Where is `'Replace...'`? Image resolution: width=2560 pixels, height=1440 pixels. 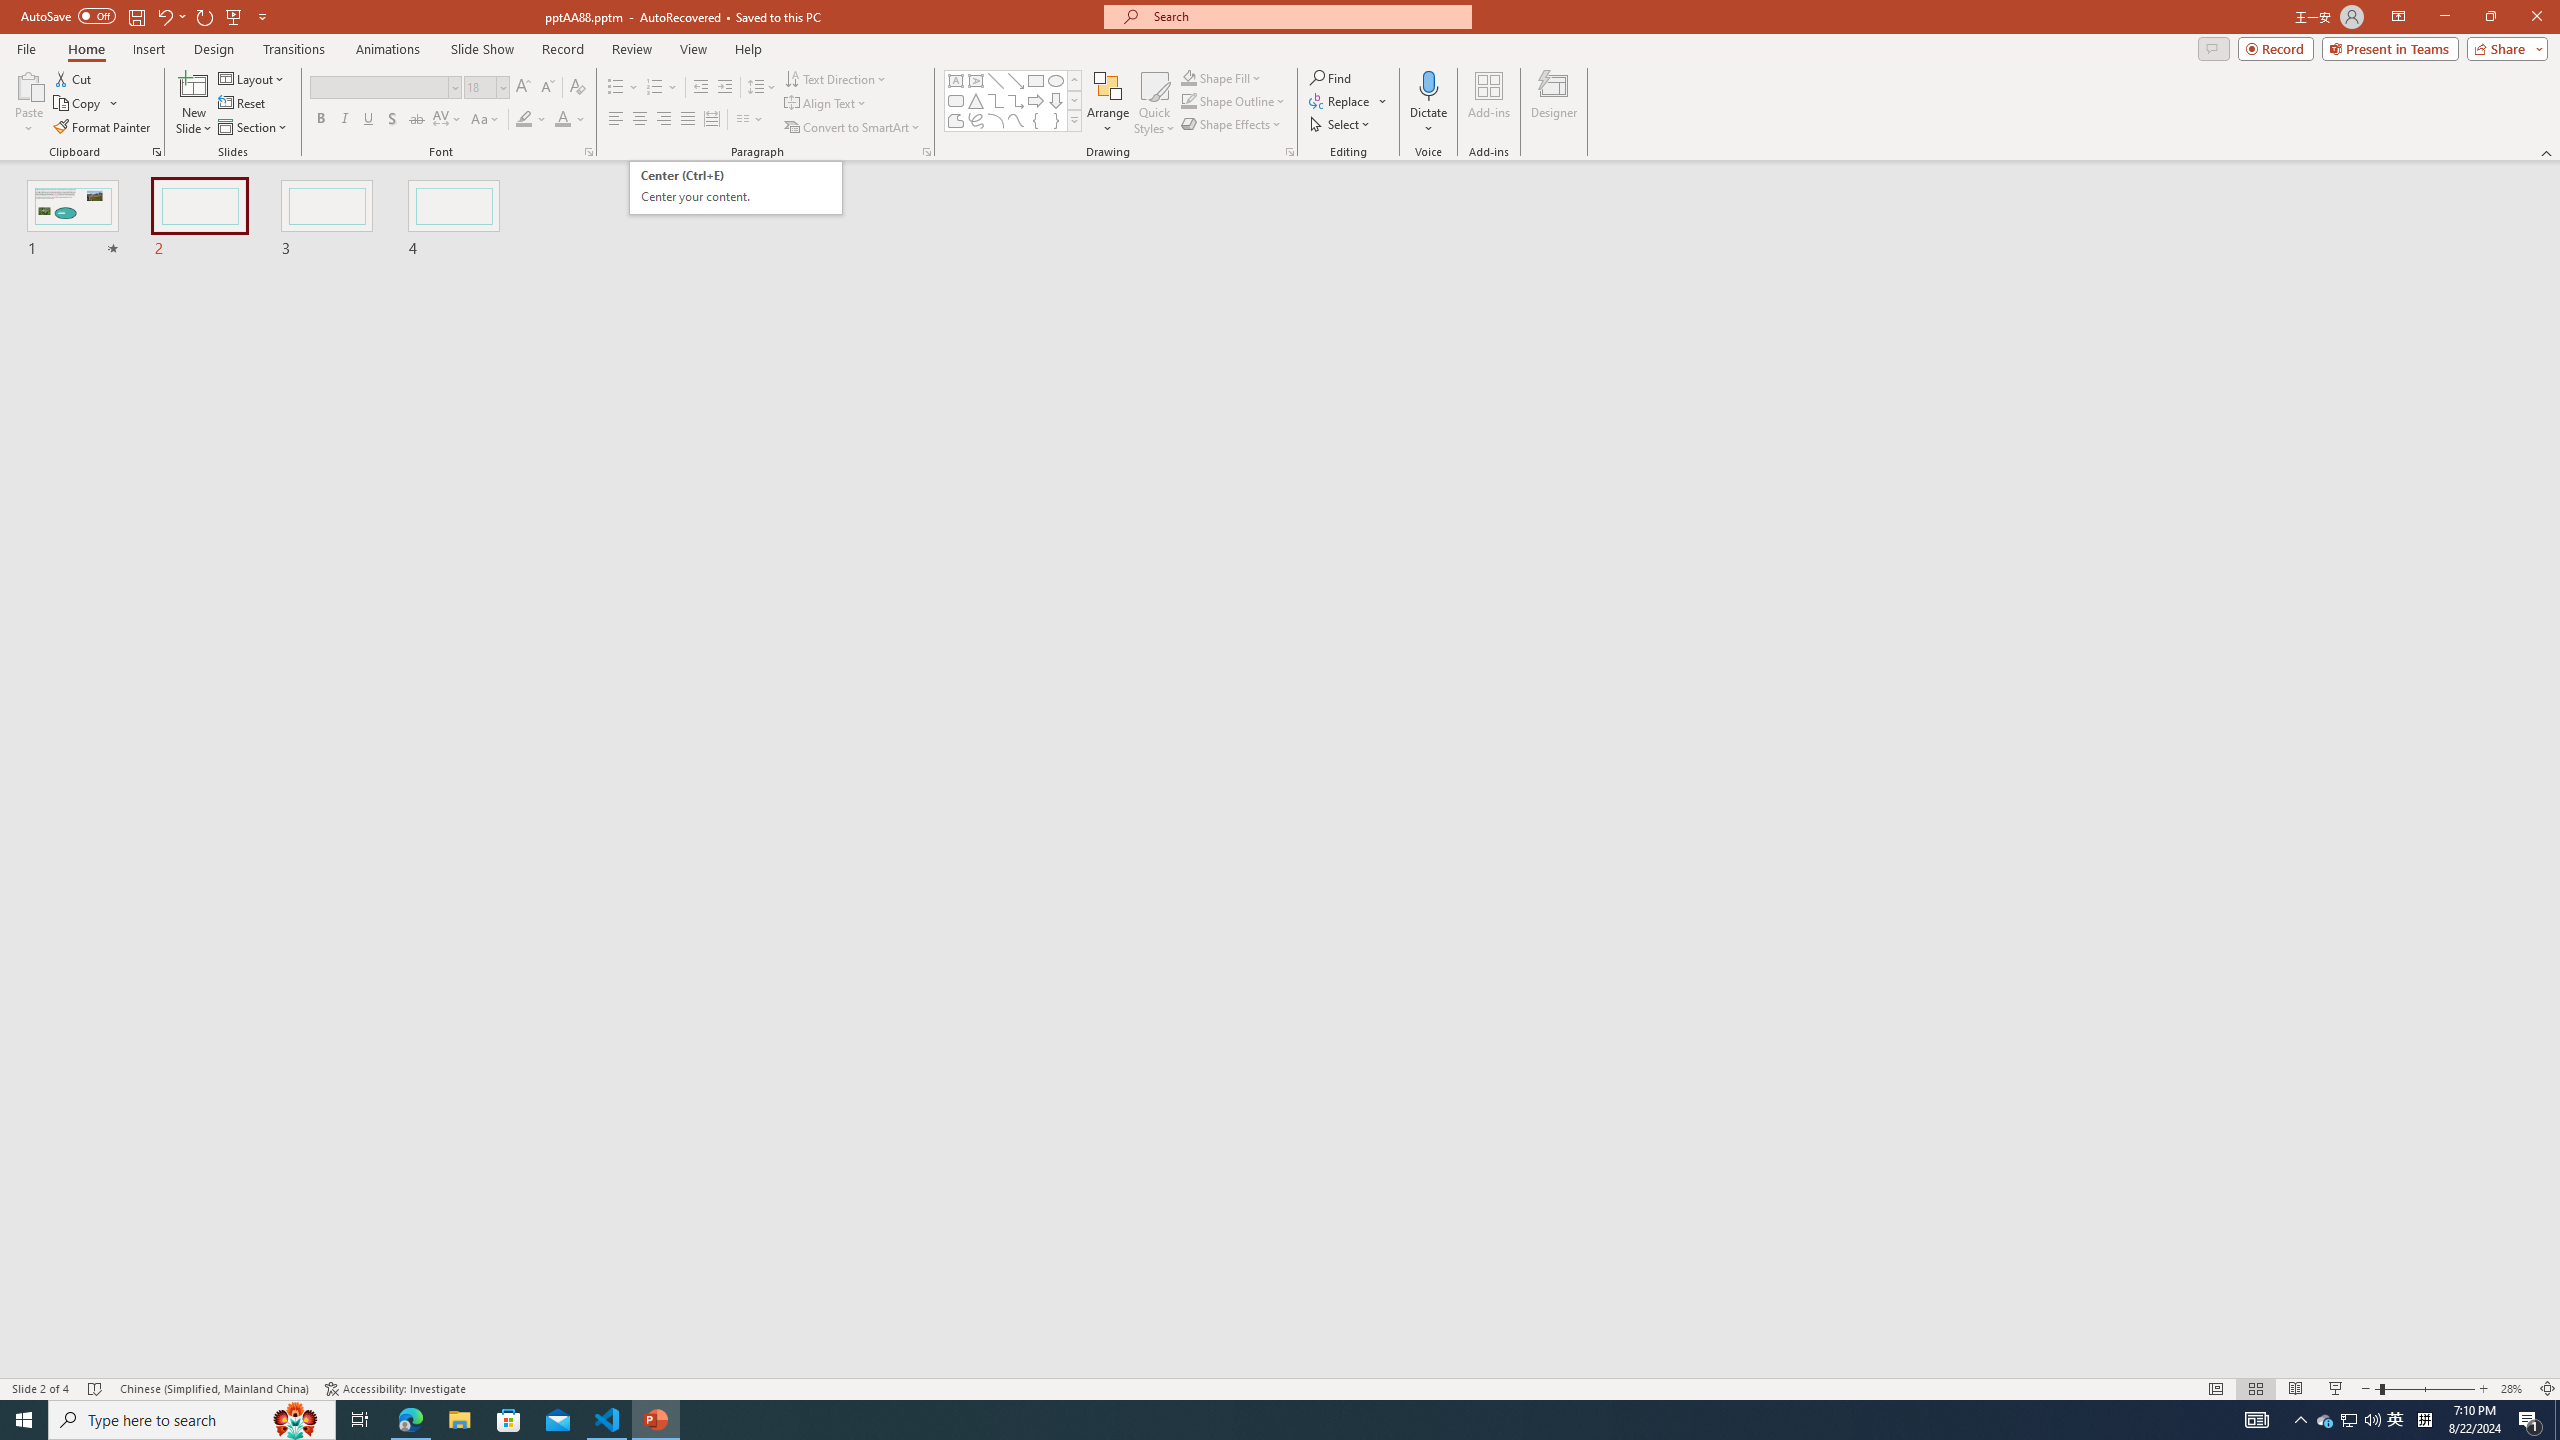
'Replace...' is located at coordinates (1341, 99).